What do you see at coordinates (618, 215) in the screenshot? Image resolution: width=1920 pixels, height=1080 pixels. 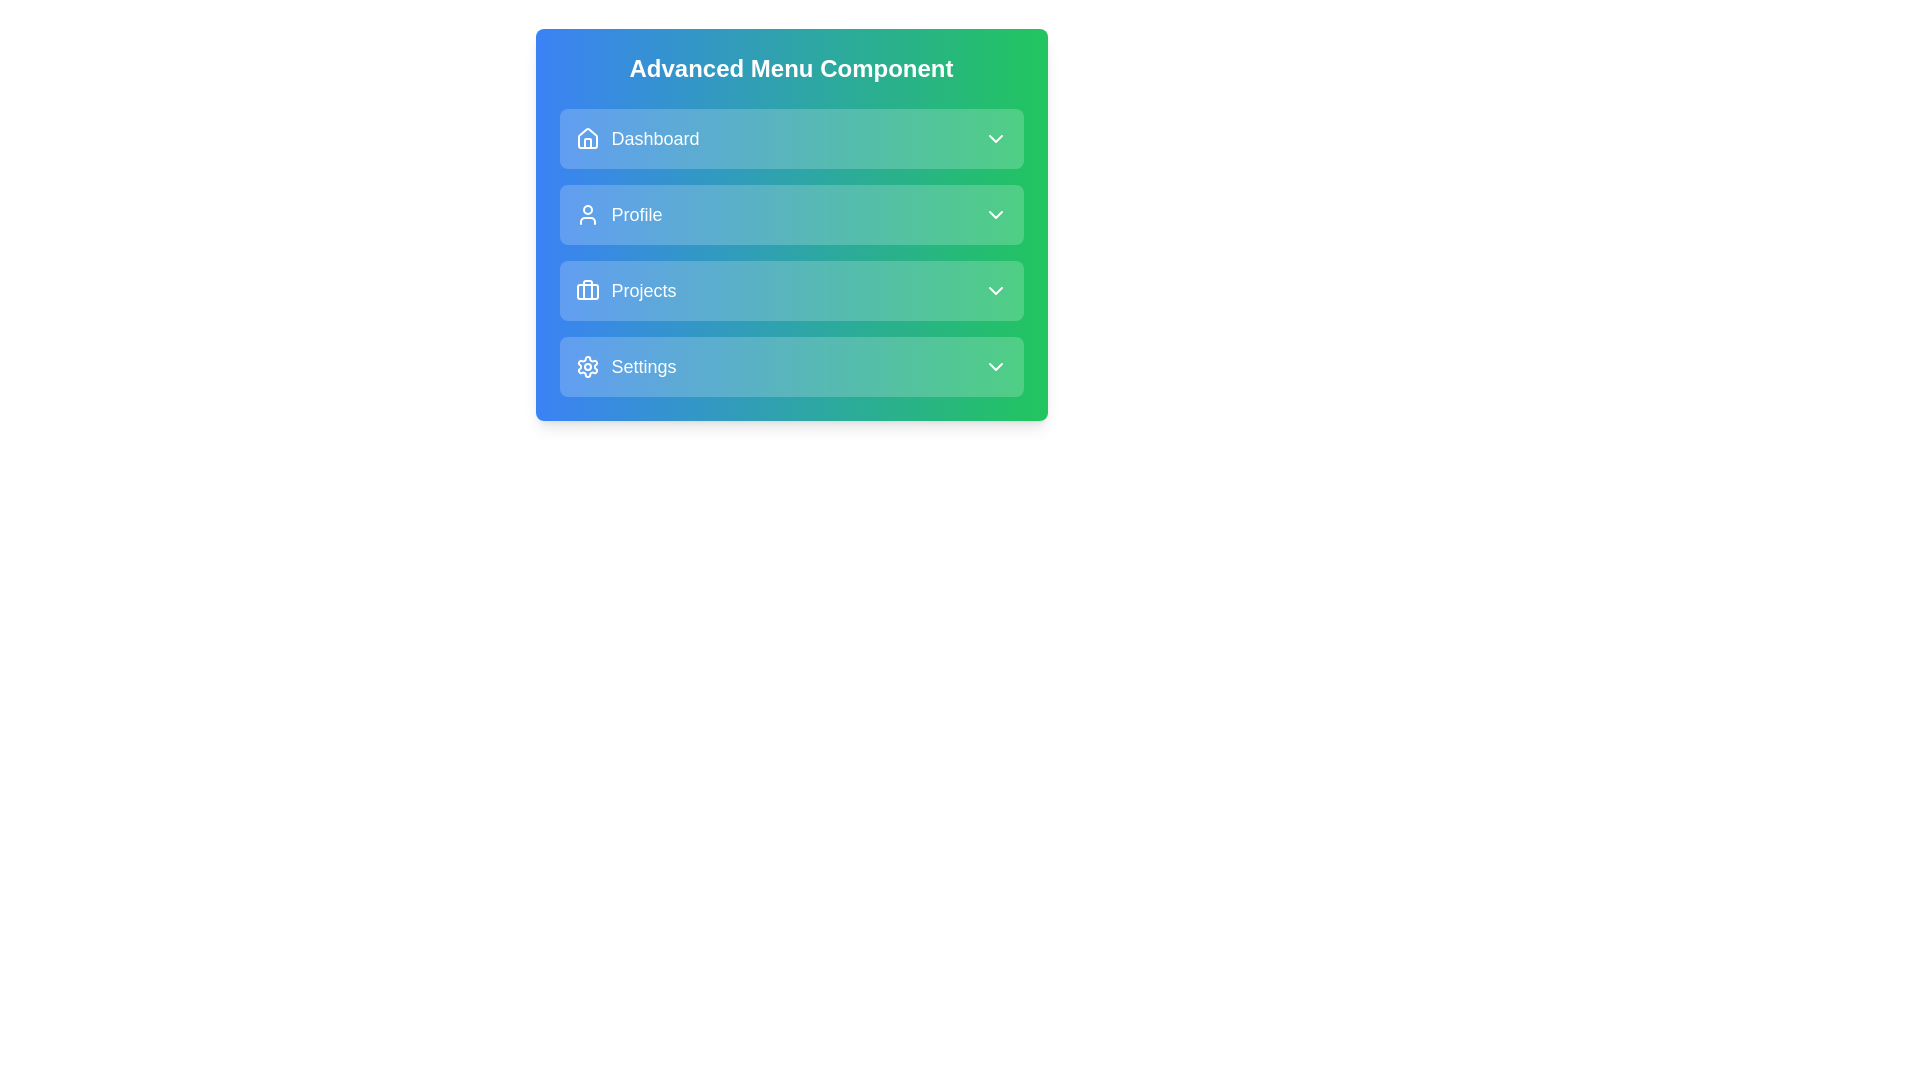 I see `the Button-like text with an icon located in the sidebar menu to redirect to the profile section` at bounding box center [618, 215].